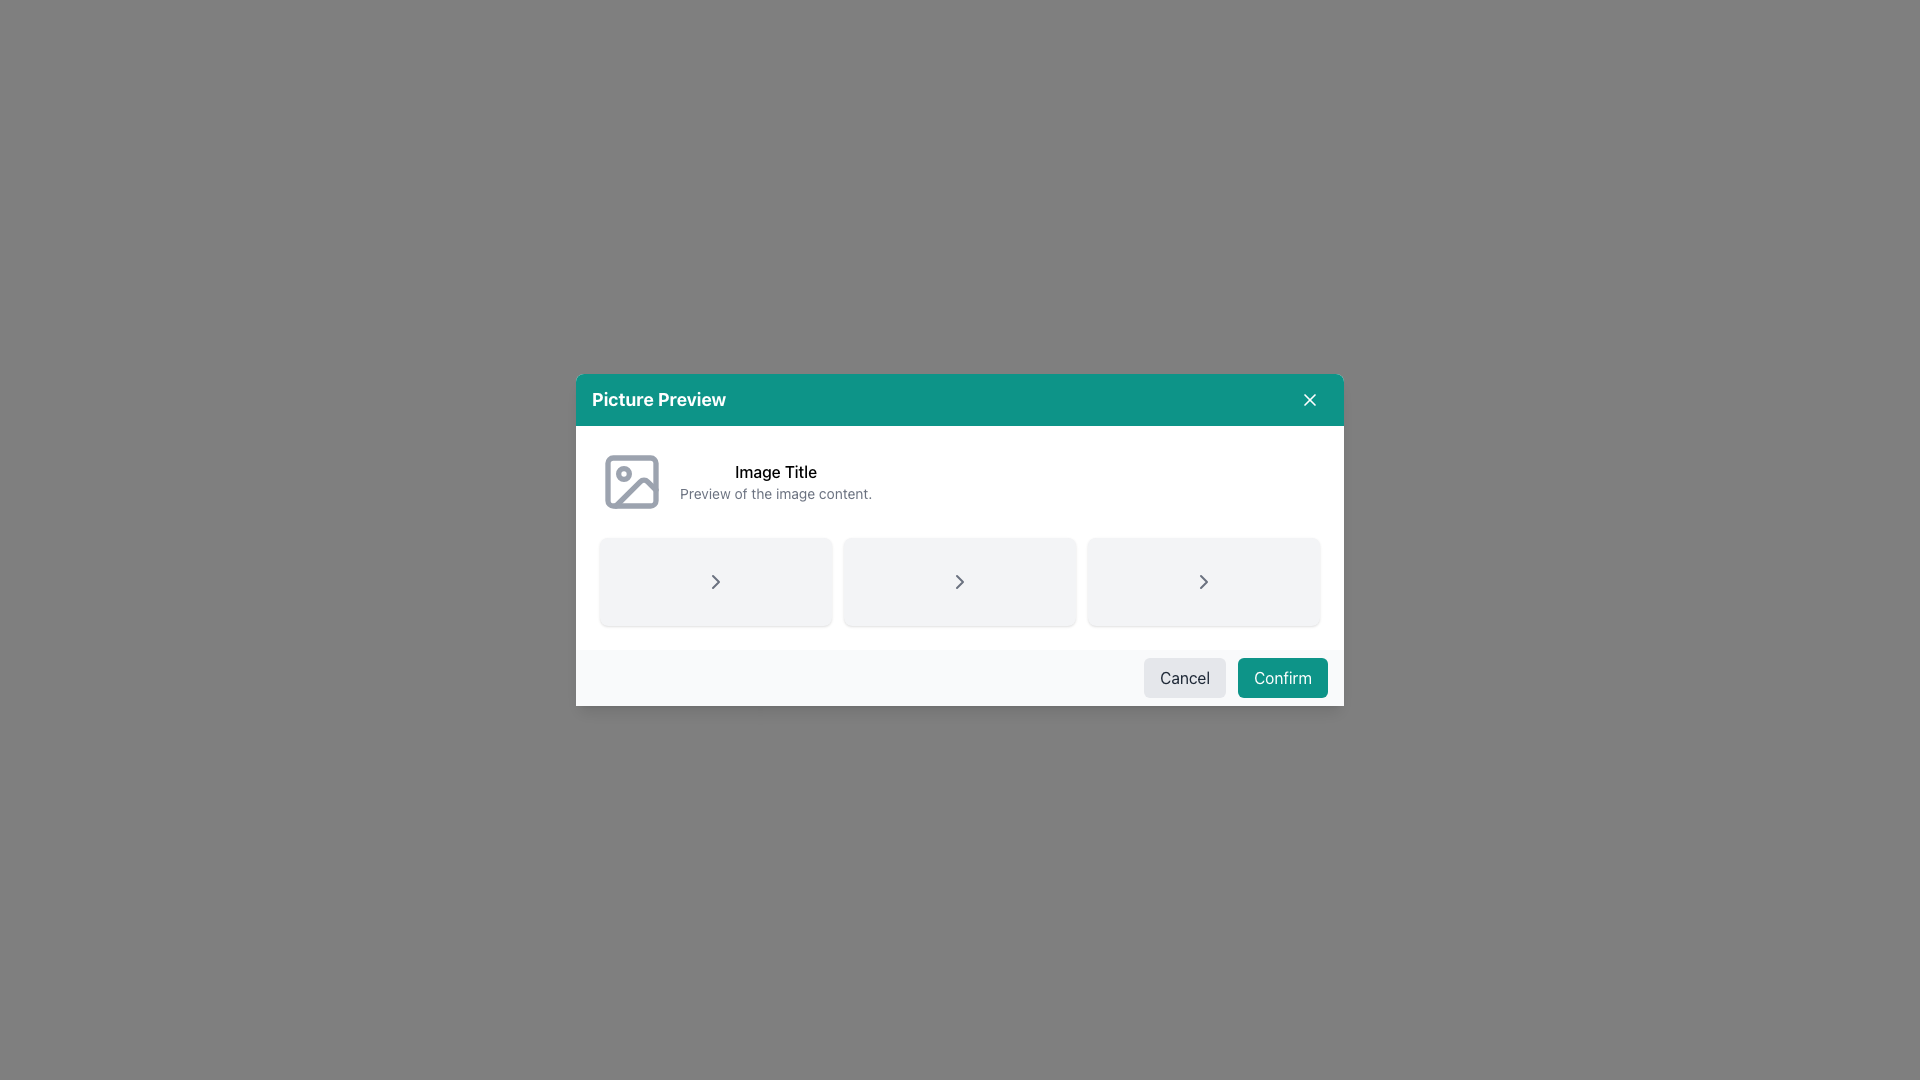 Image resolution: width=1920 pixels, height=1080 pixels. I want to click on the third button with a light gray background and a right-pointing chevron icon, so click(1203, 582).